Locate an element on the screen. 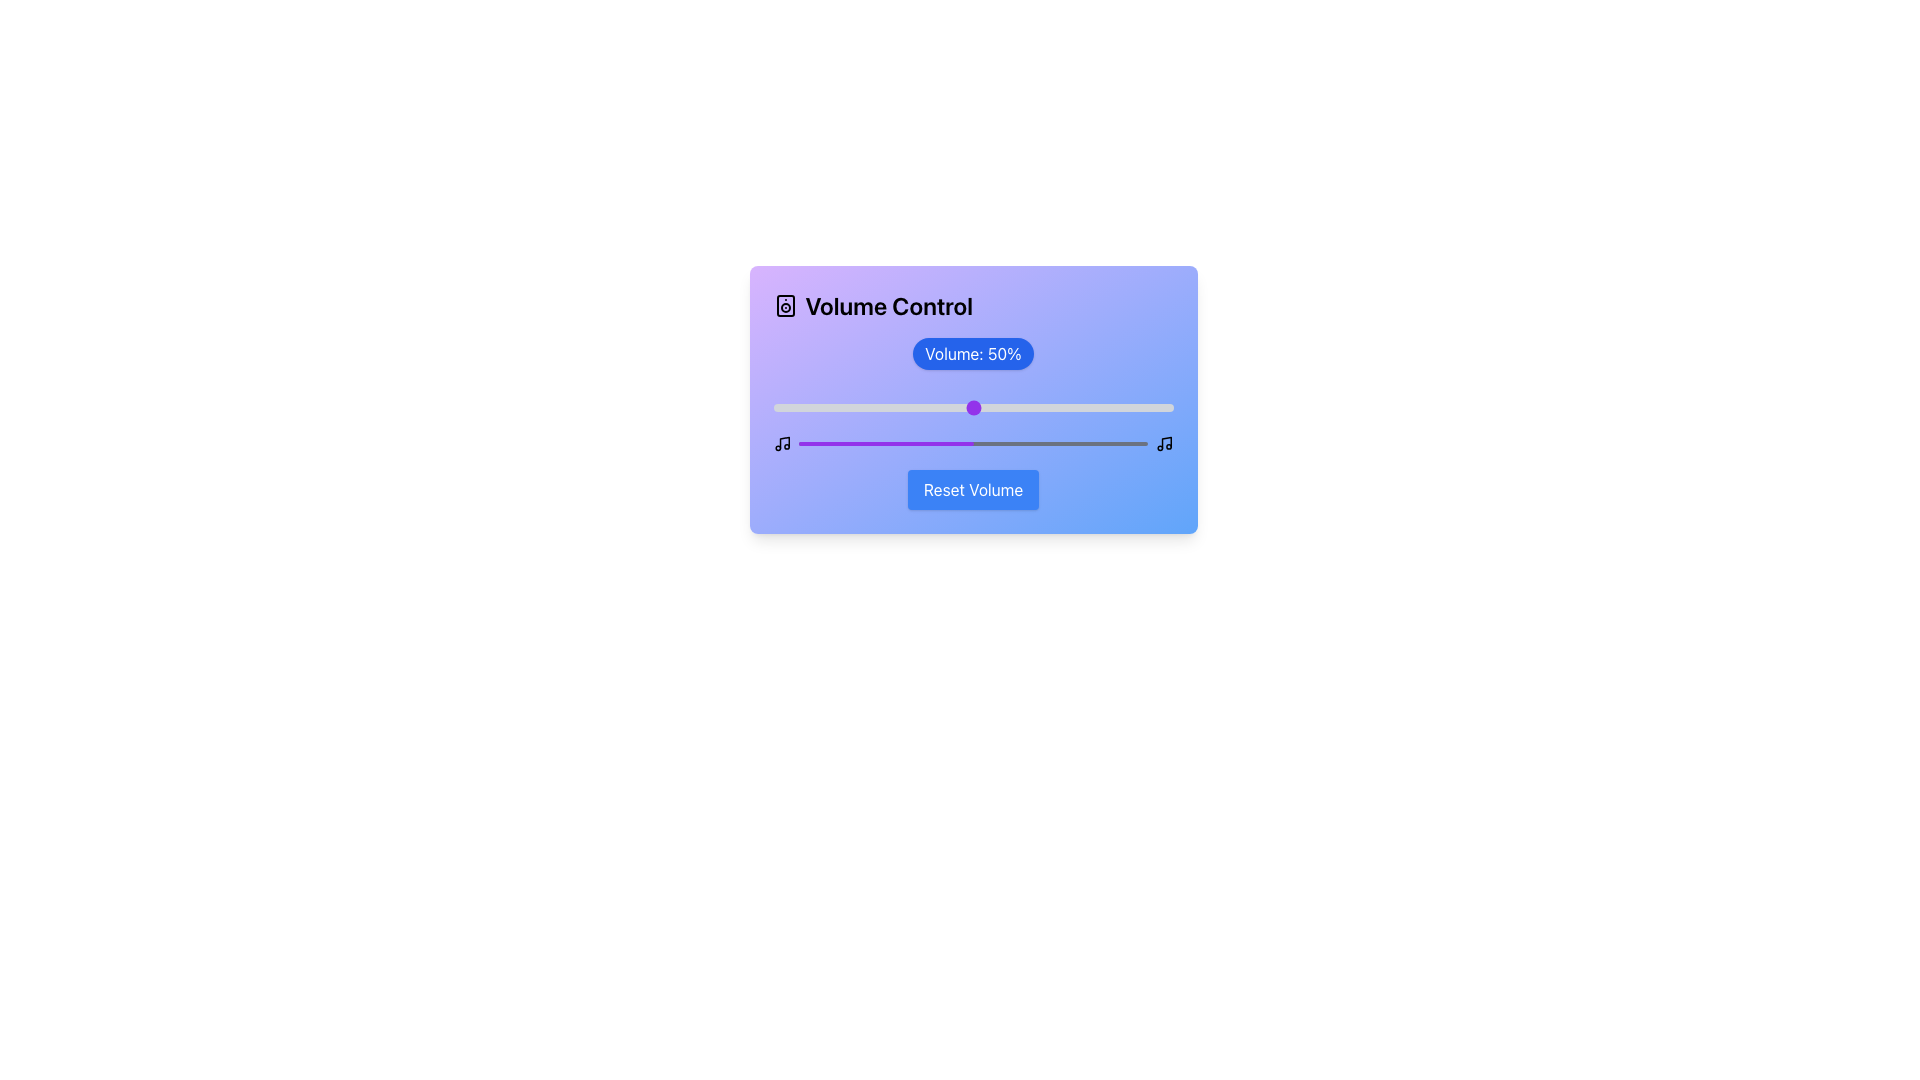  volume is located at coordinates (1129, 407).